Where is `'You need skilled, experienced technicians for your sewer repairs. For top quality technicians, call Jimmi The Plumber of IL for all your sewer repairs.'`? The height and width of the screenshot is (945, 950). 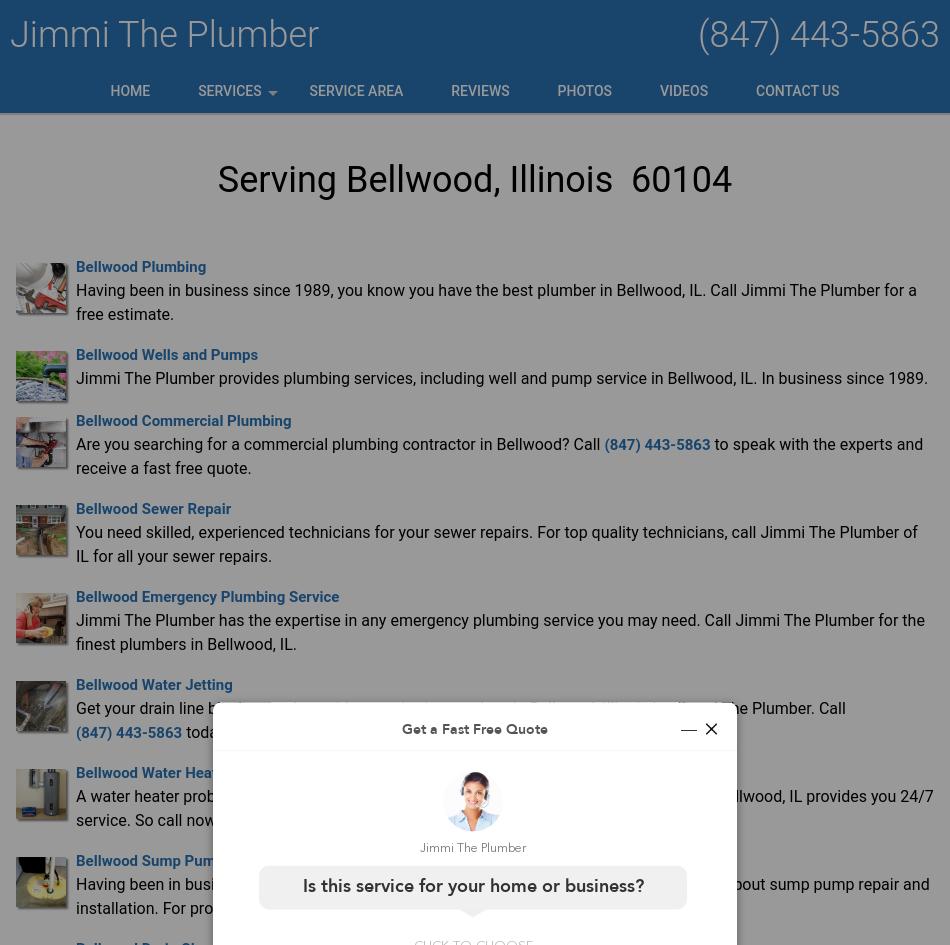 'You need skilled, experienced technicians for your sewer repairs. For top quality technicians, call Jimmi The Plumber of IL for all your sewer repairs.' is located at coordinates (76, 543).